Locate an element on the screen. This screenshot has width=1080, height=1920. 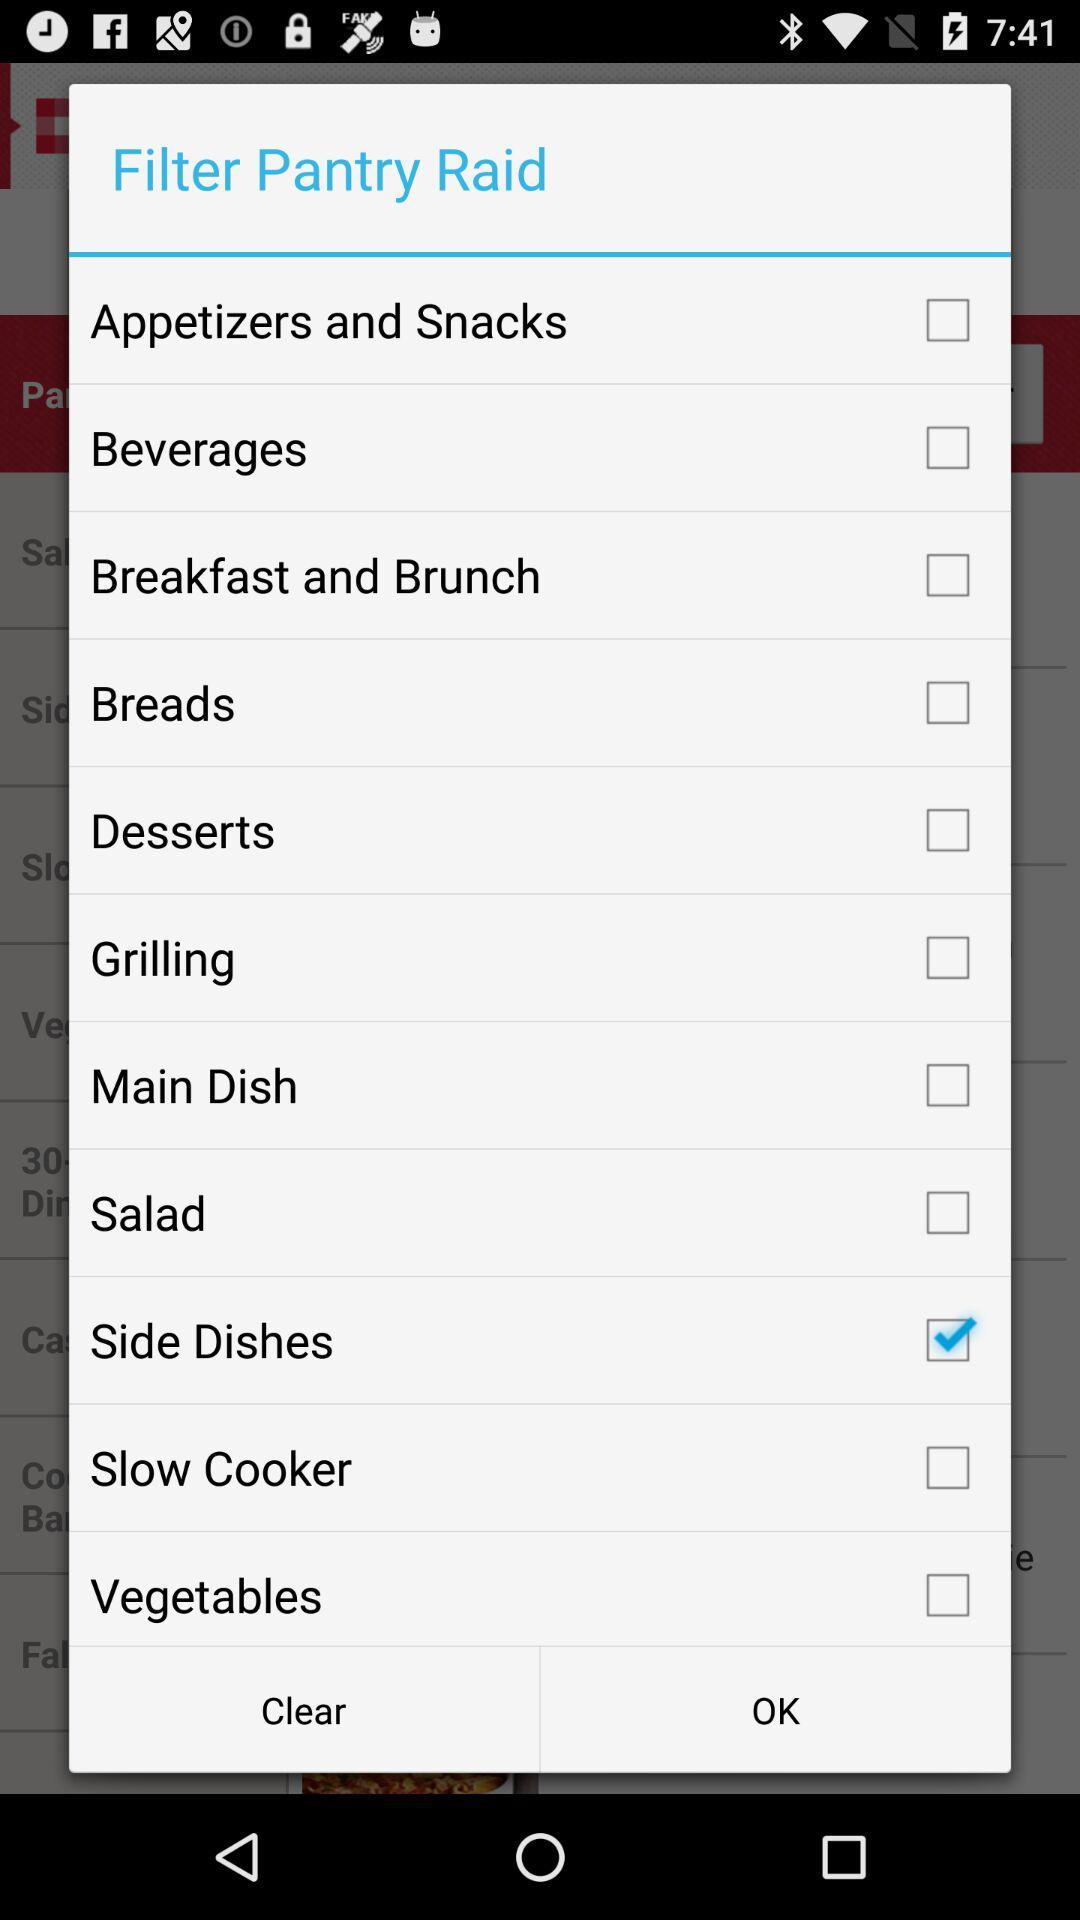
the item below slow cooker item is located at coordinates (540, 1587).